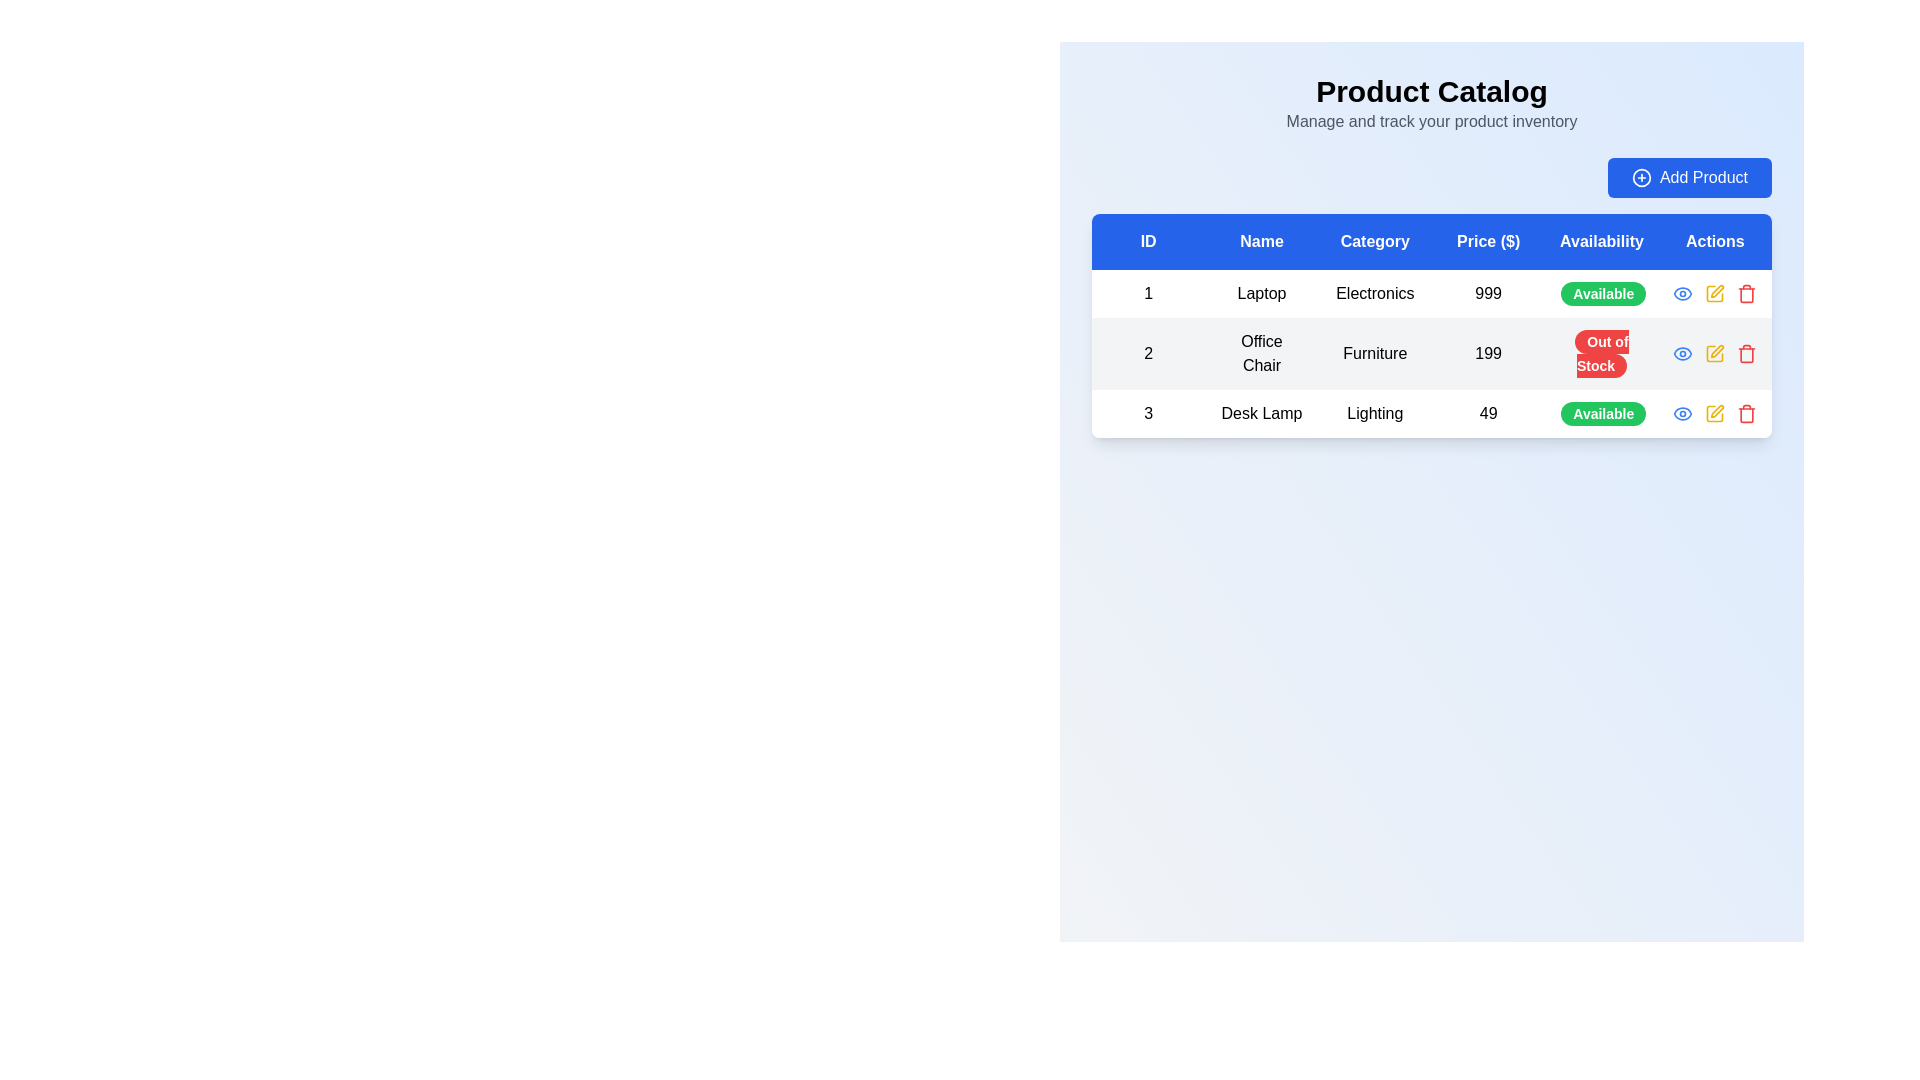 This screenshot has width=1920, height=1080. Describe the element at coordinates (1714, 241) in the screenshot. I see `the 'Actions' column header, which is the last column header in a table with a blue background and white text` at that location.